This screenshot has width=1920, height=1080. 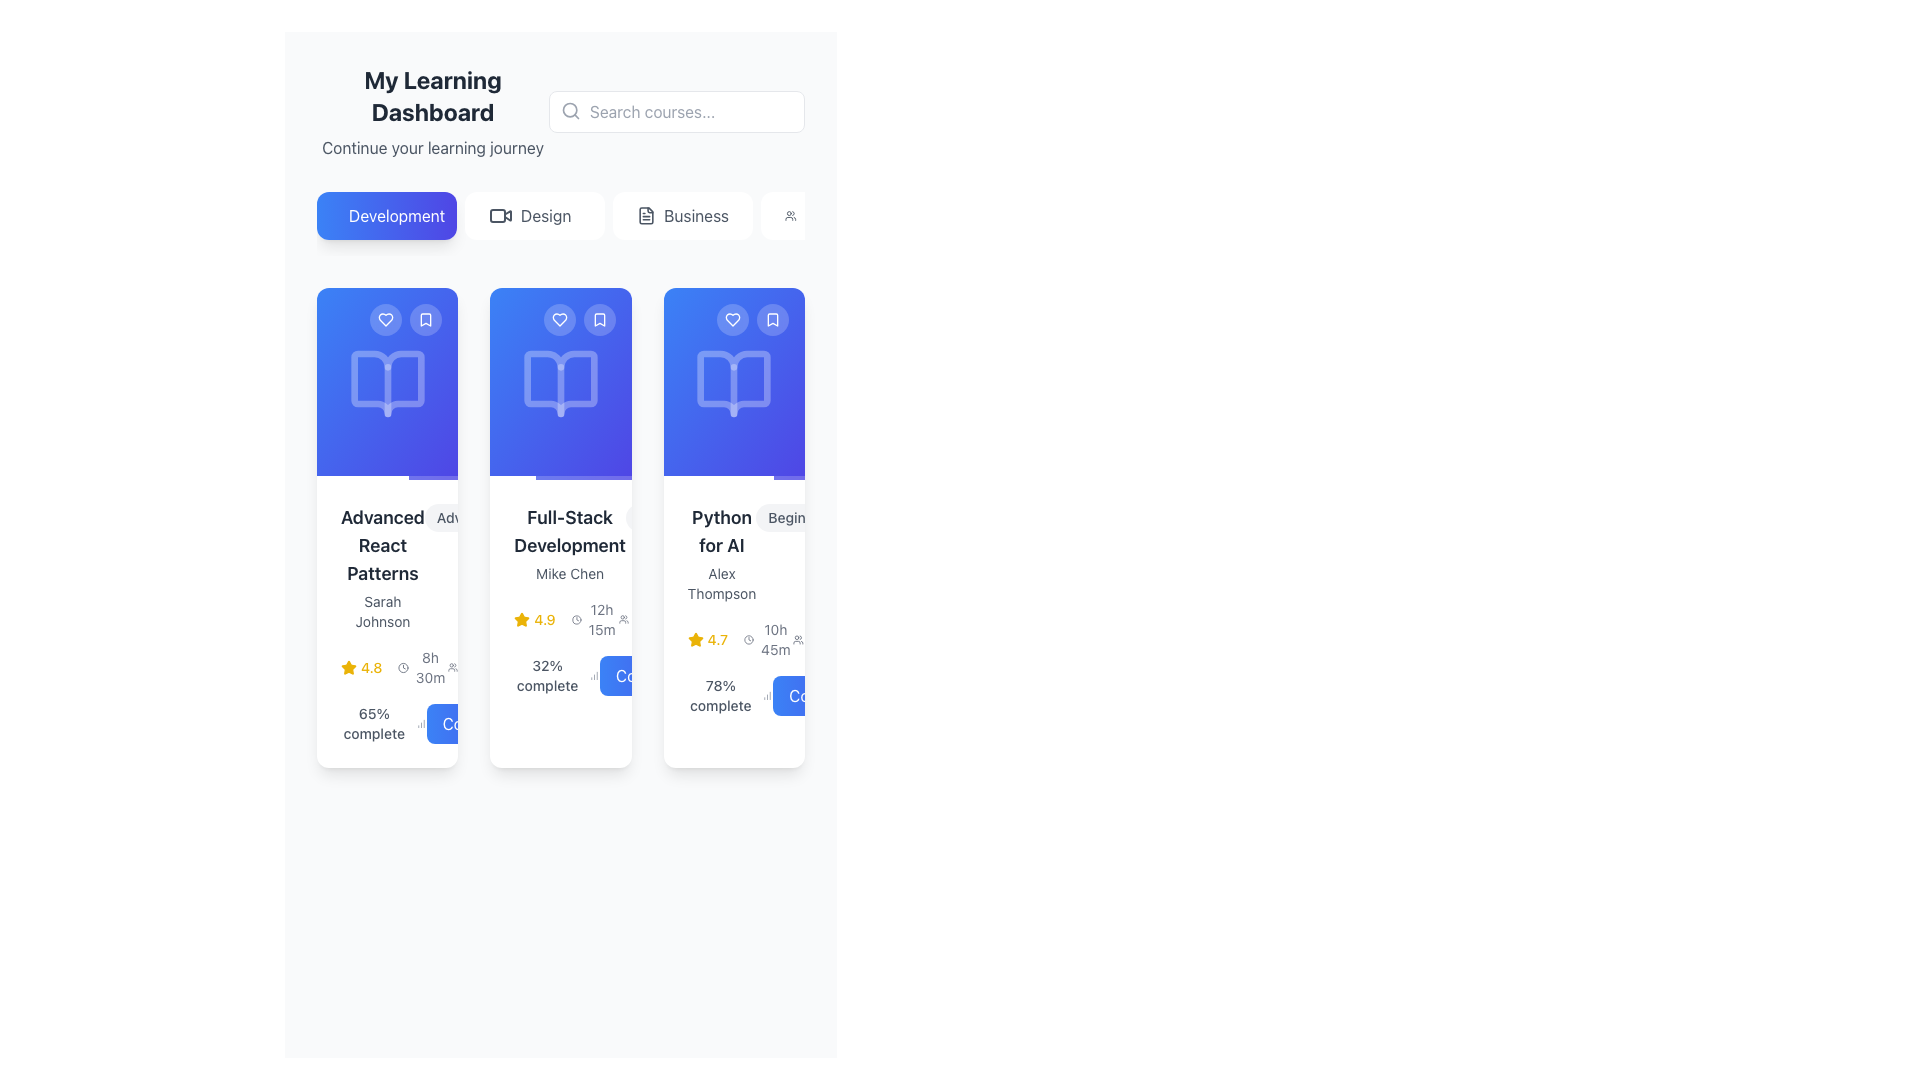 What do you see at coordinates (397, 216) in the screenshot?
I see `the 'Development' text label within the button element` at bounding box center [397, 216].